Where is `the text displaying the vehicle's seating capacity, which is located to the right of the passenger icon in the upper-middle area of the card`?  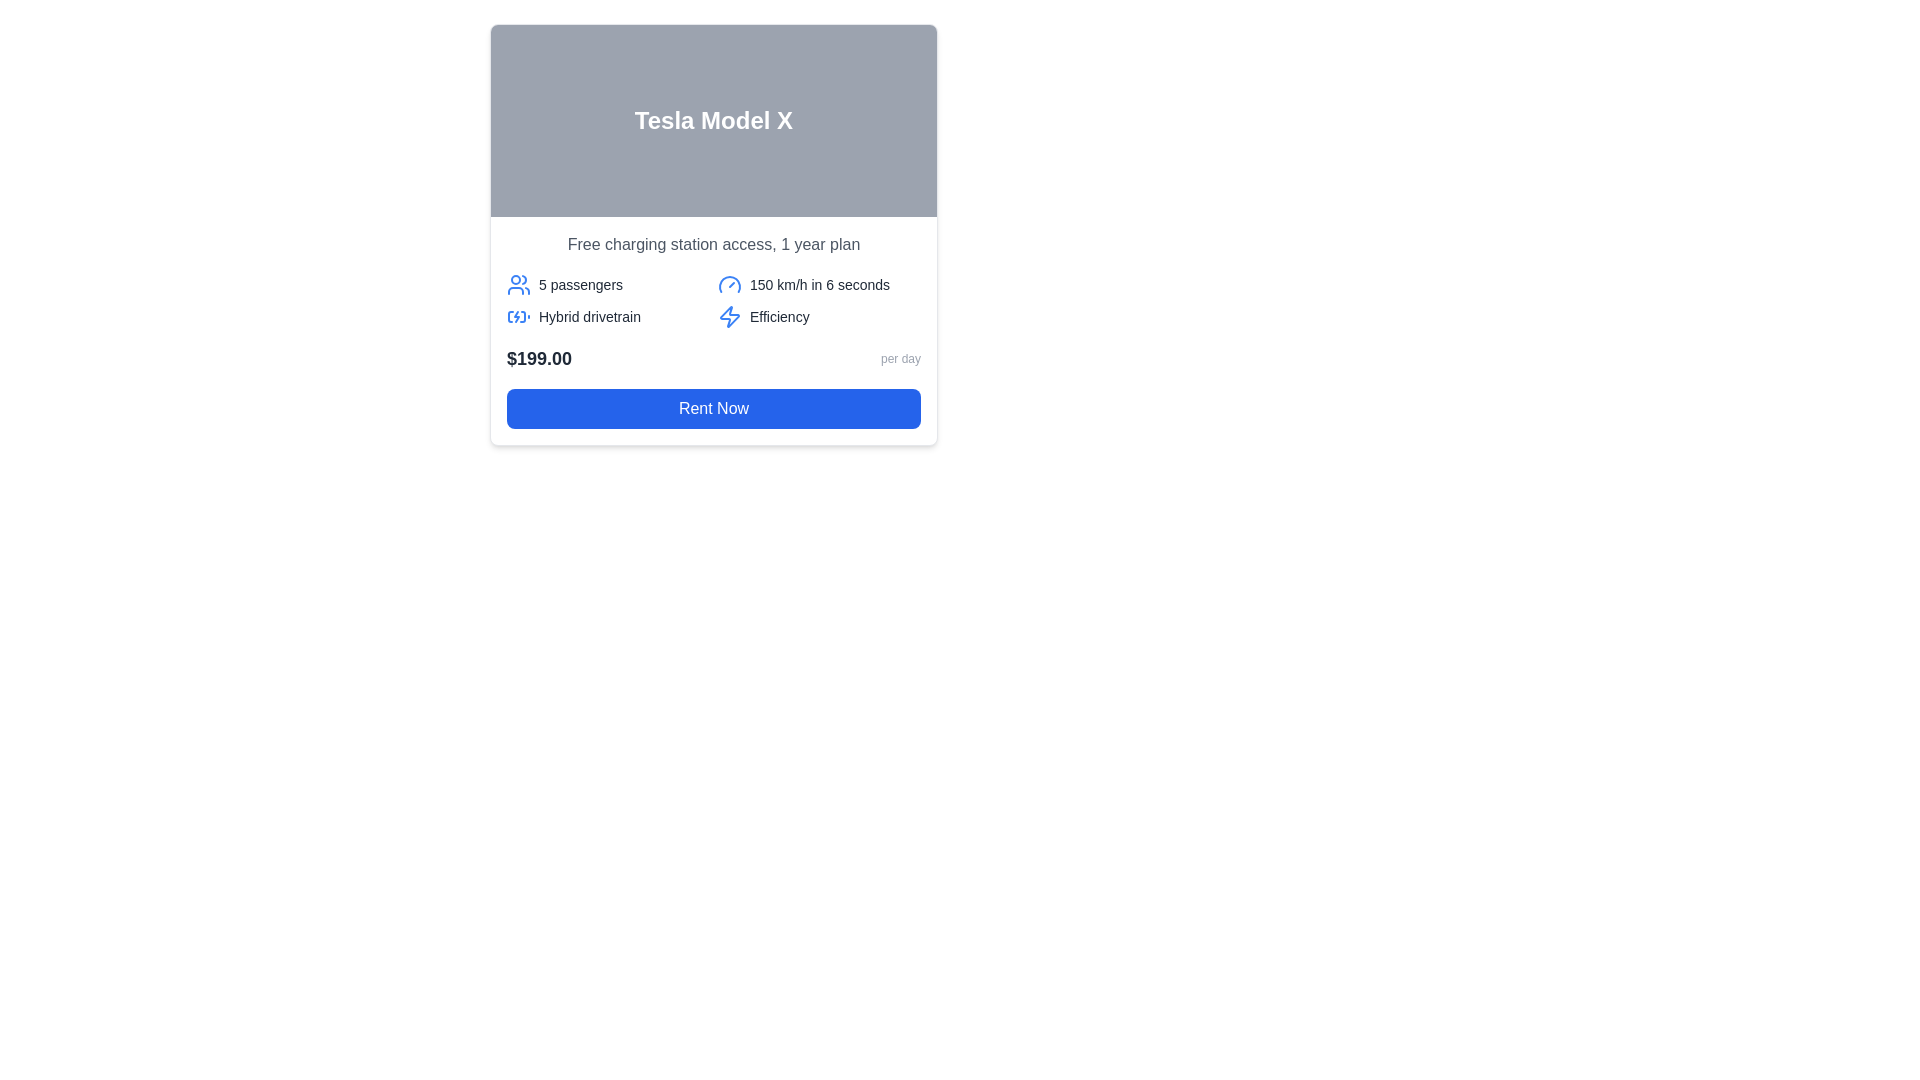 the text displaying the vehicle's seating capacity, which is located to the right of the passenger icon in the upper-middle area of the card is located at coordinates (579, 285).